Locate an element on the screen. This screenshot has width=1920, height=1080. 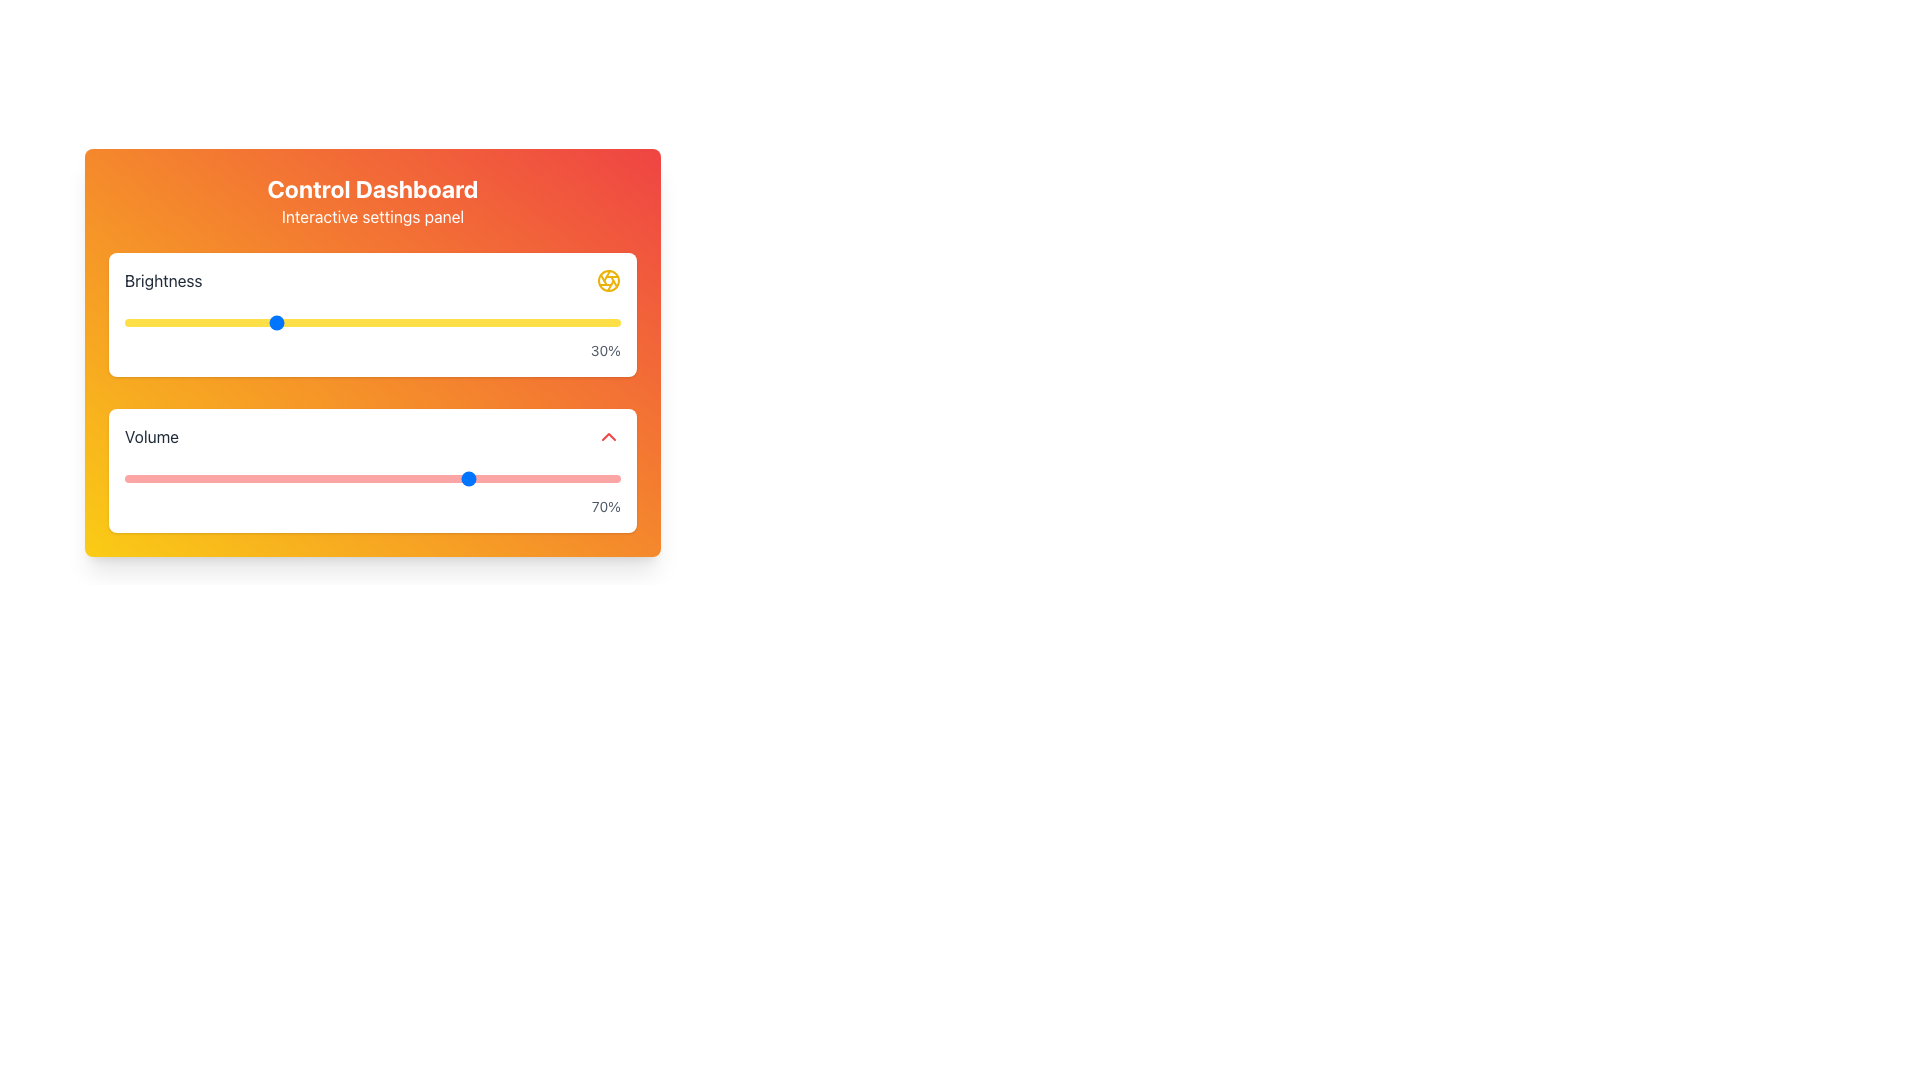
brightness is located at coordinates (138, 322).